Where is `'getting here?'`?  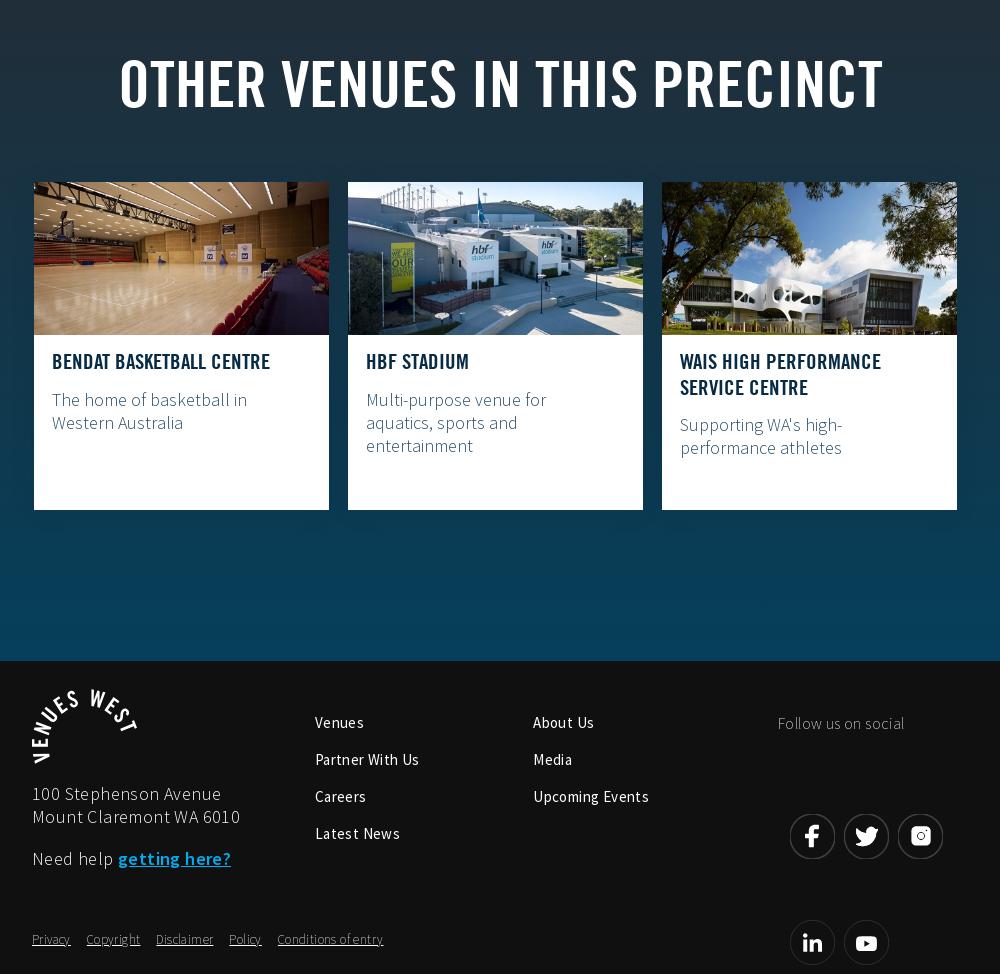 'getting here?' is located at coordinates (174, 857).